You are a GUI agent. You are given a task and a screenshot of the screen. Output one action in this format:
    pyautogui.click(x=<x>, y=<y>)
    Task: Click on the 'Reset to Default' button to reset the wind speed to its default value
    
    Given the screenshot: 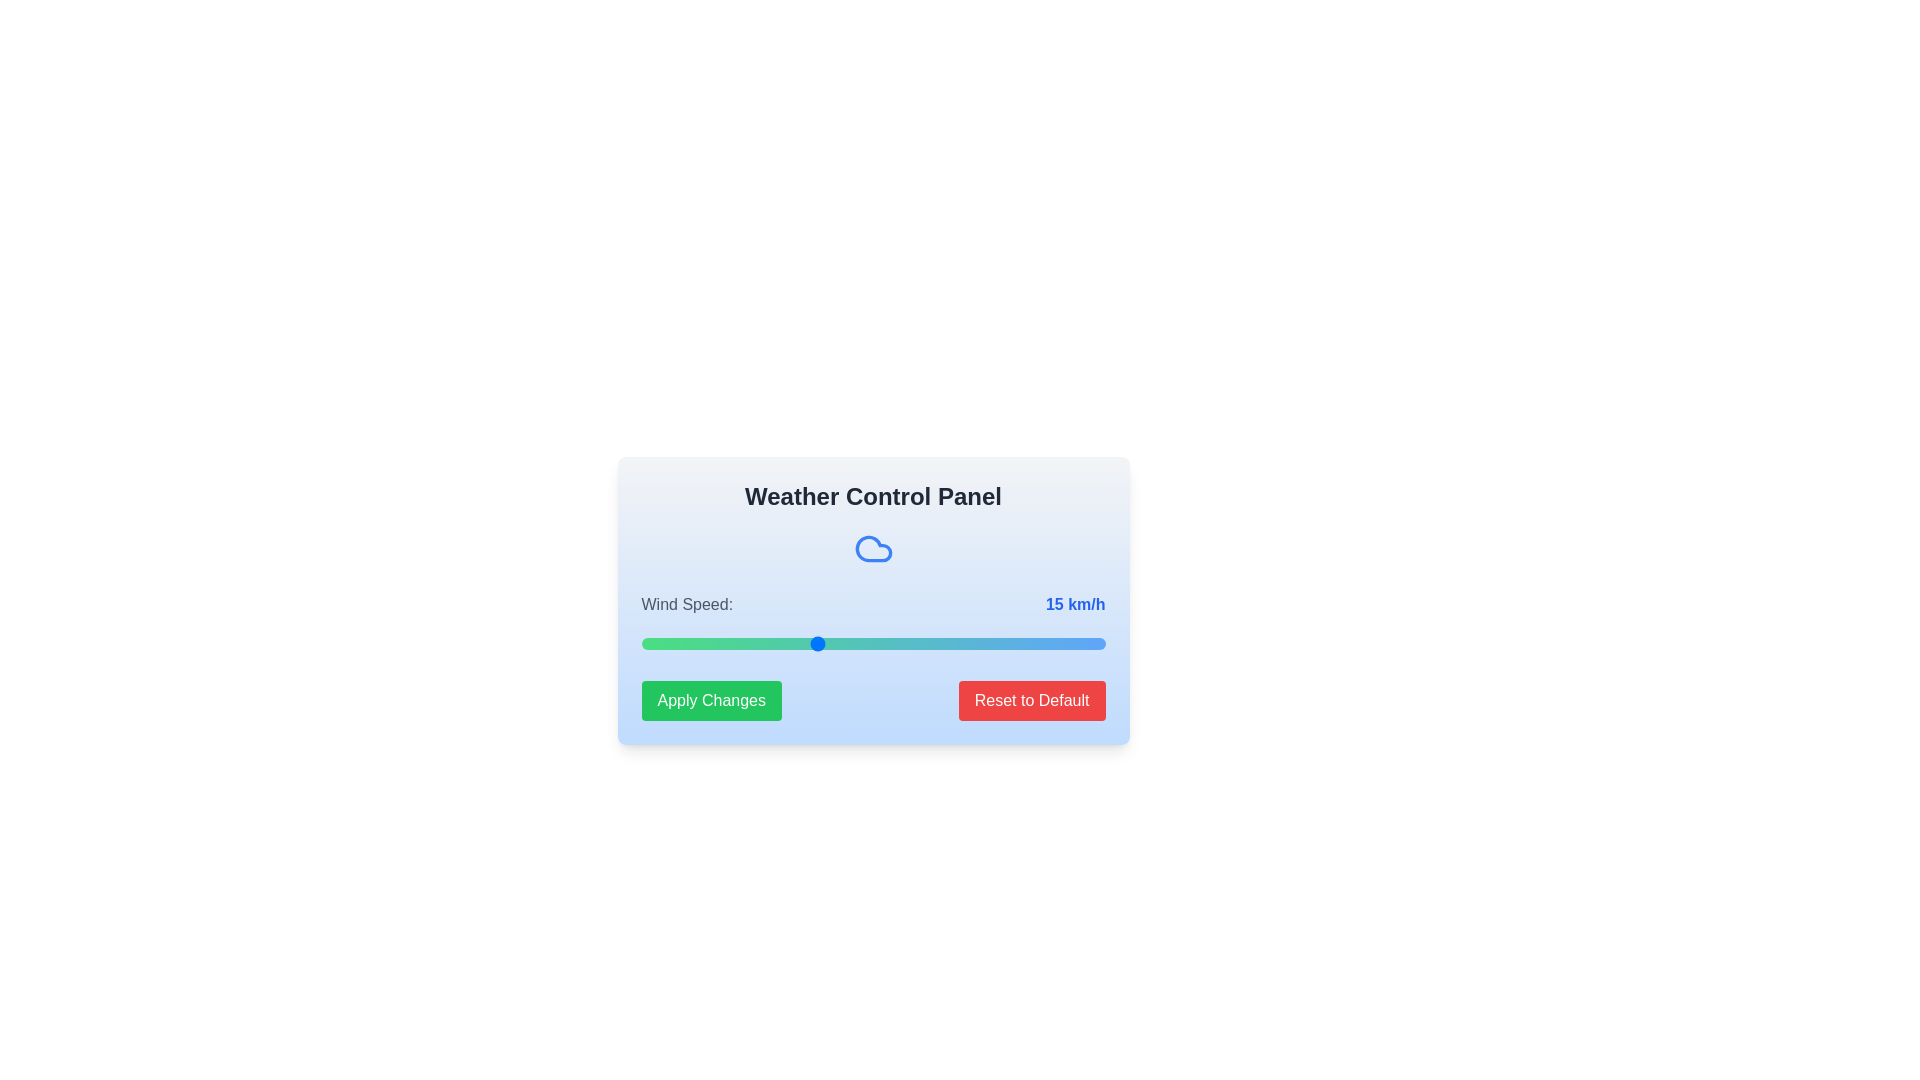 What is the action you would take?
    pyautogui.click(x=1032, y=700)
    